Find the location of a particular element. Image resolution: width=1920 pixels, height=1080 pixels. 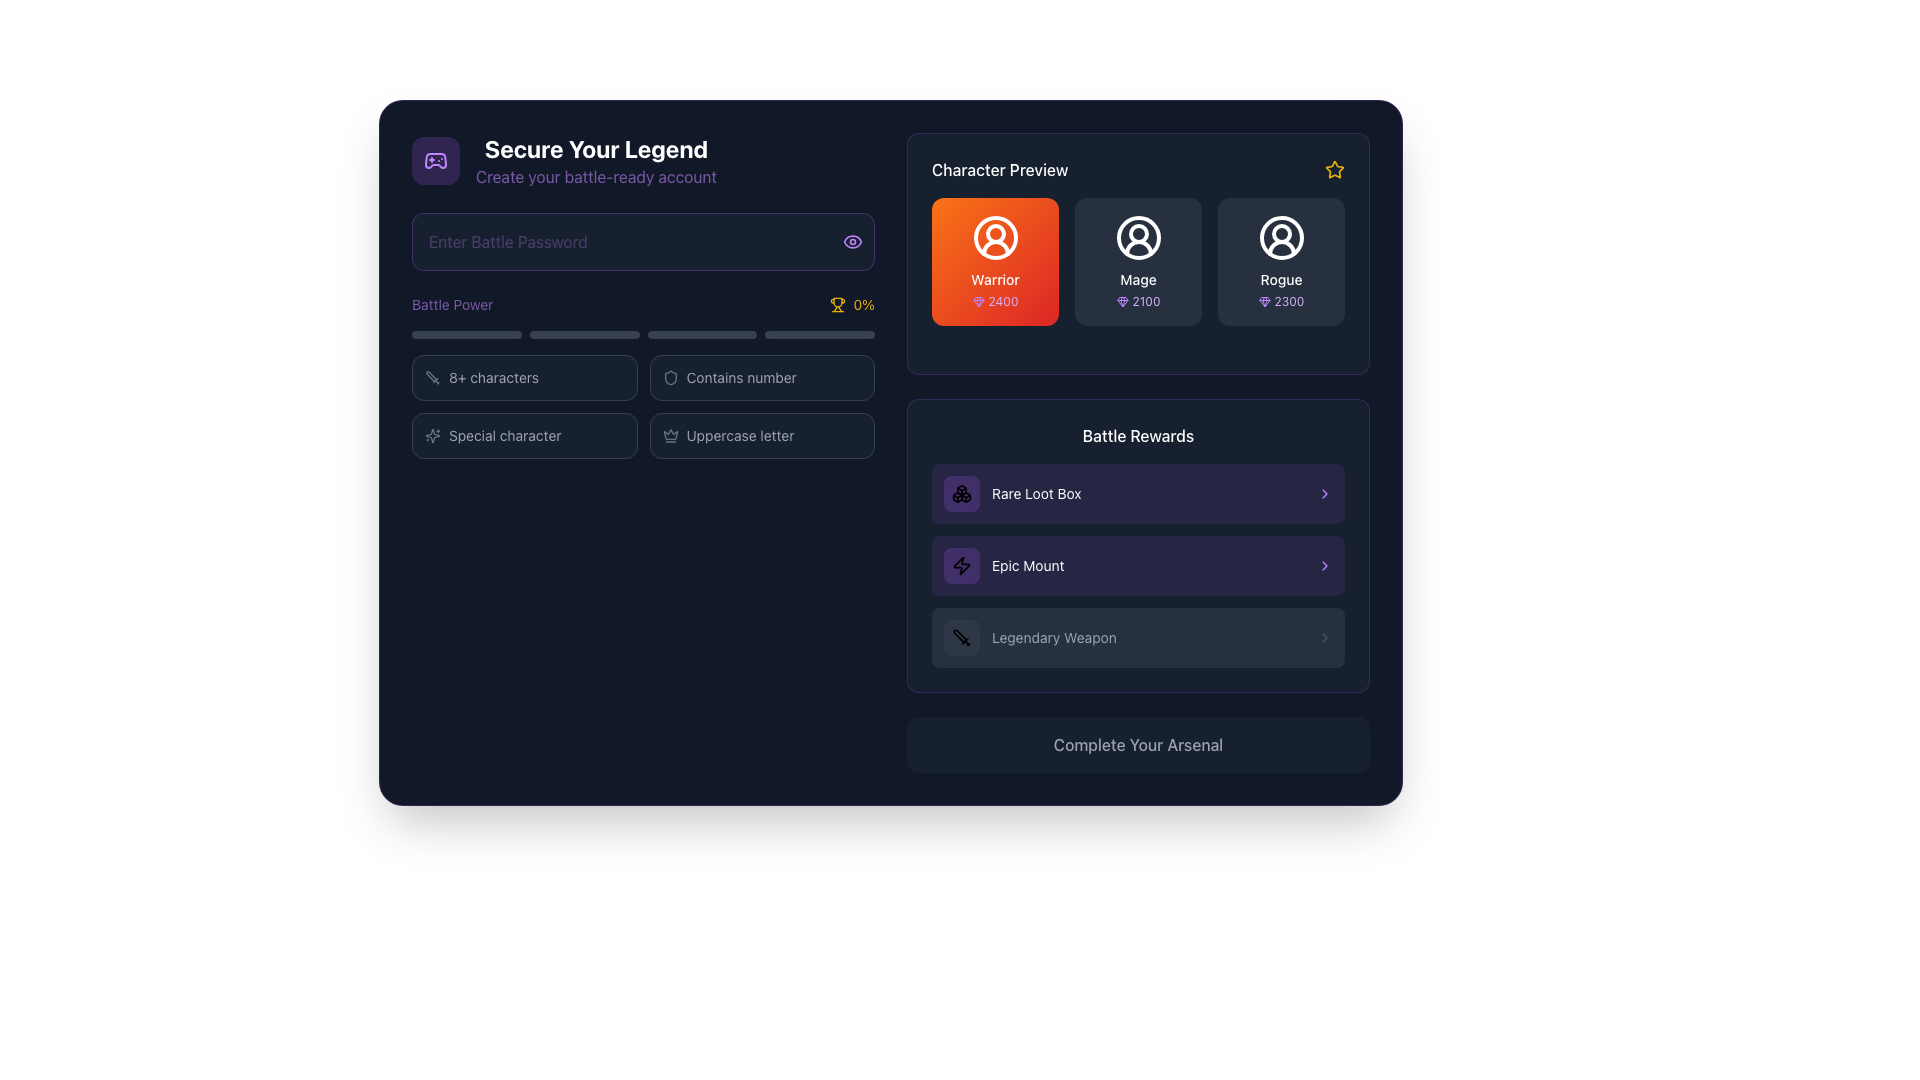

the static text label displaying 'Uppercase letter', which is styled in a small, gray, and slightly dimmed font, located under the 'Special character' option in the password strength guidelines is located at coordinates (739, 434).